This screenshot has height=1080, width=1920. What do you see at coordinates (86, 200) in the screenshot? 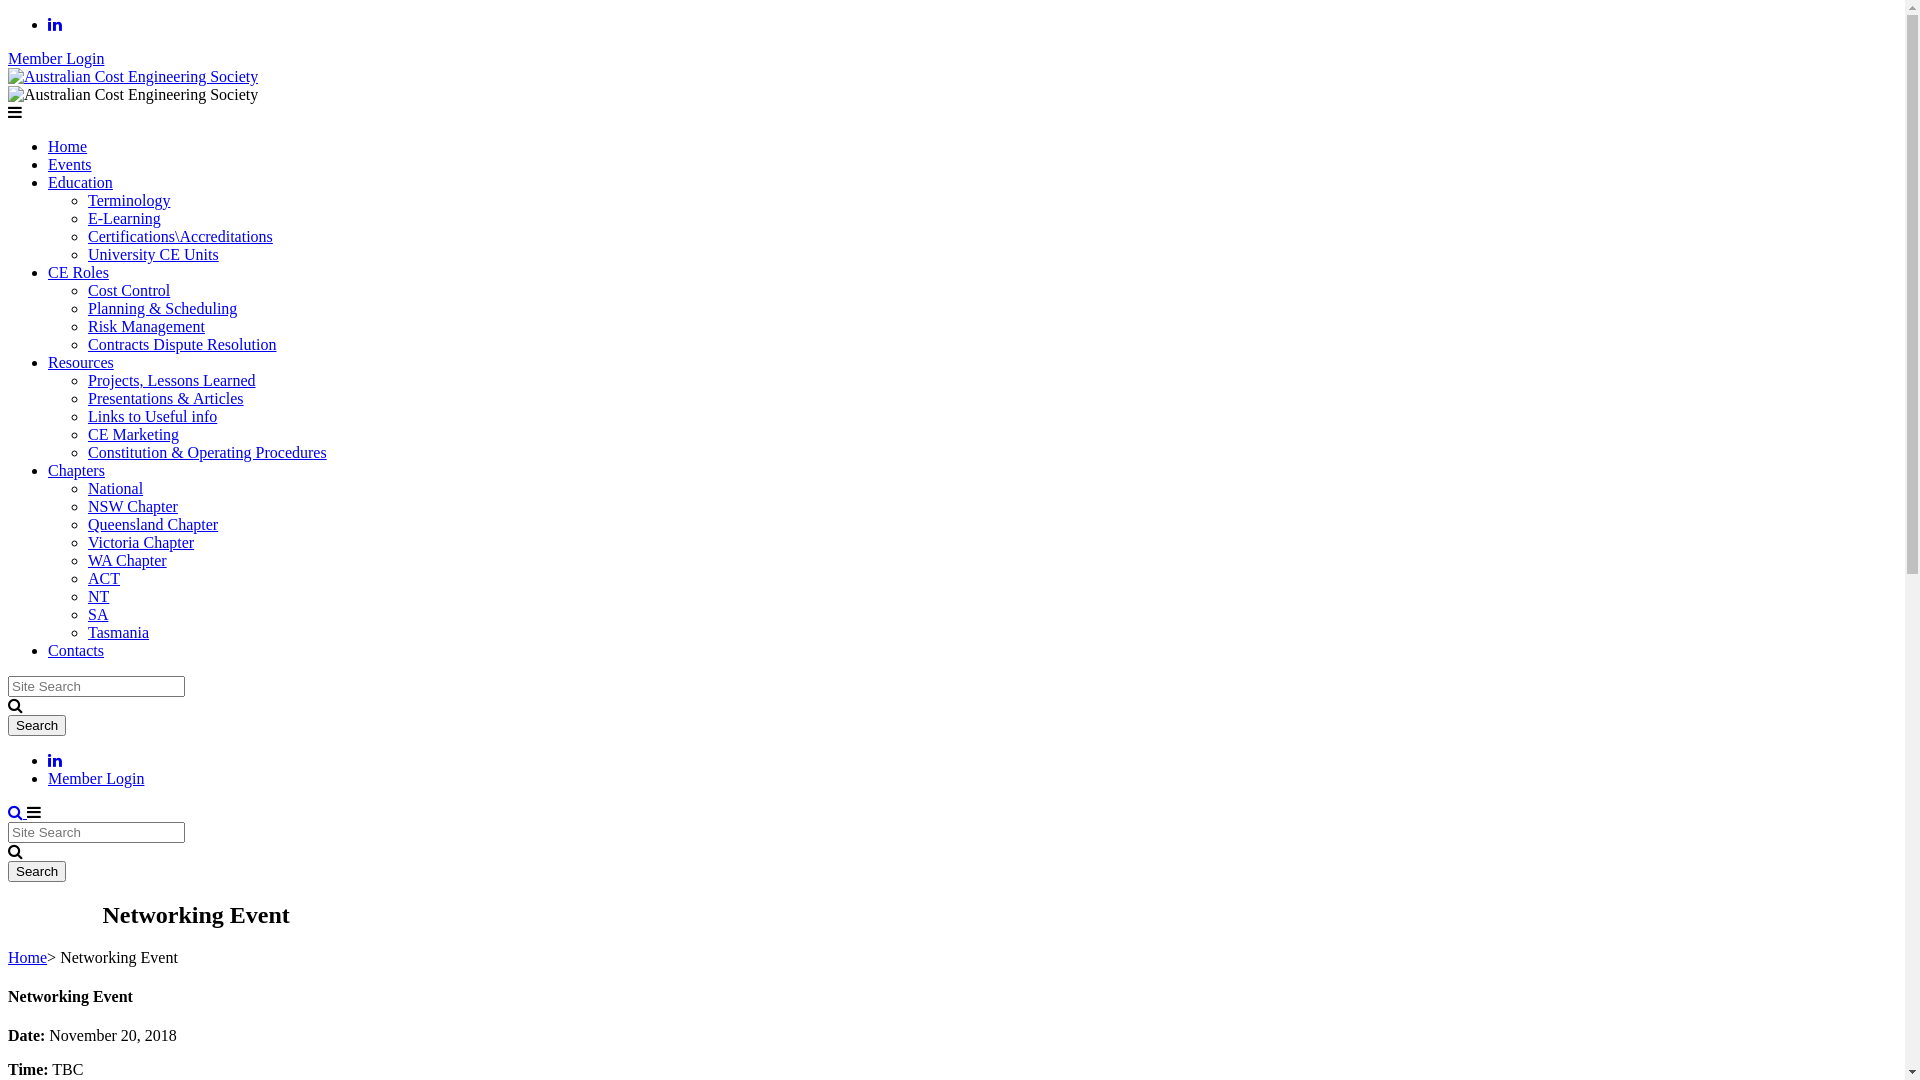
I see `'Terminology'` at bounding box center [86, 200].